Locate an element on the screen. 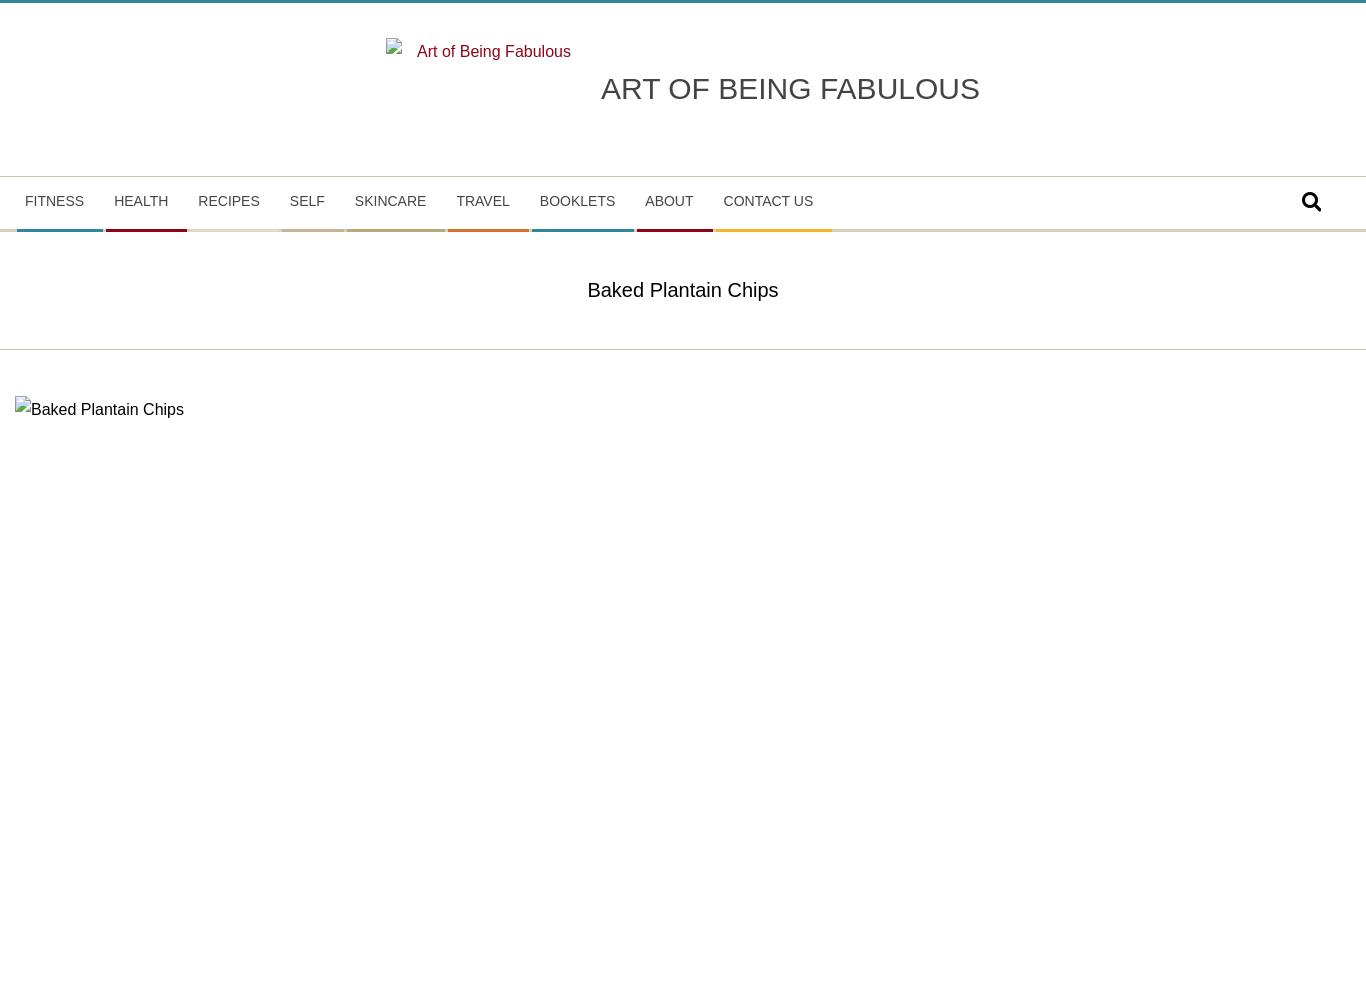 This screenshot has width=1366, height=987. 'Baked Plantain Chips' is located at coordinates (681, 288).